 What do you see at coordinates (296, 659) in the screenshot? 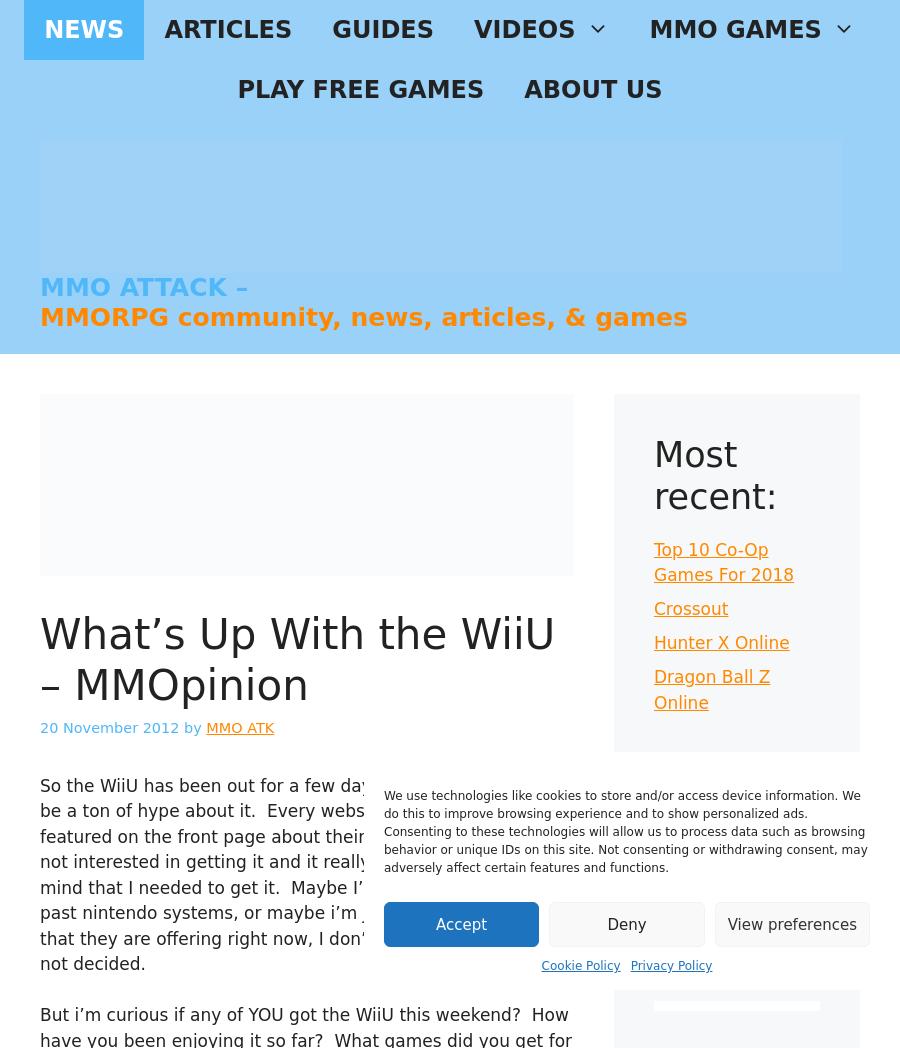
I see `'What’s Up With the WiiU – MMOpinion'` at bounding box center [296, 659].